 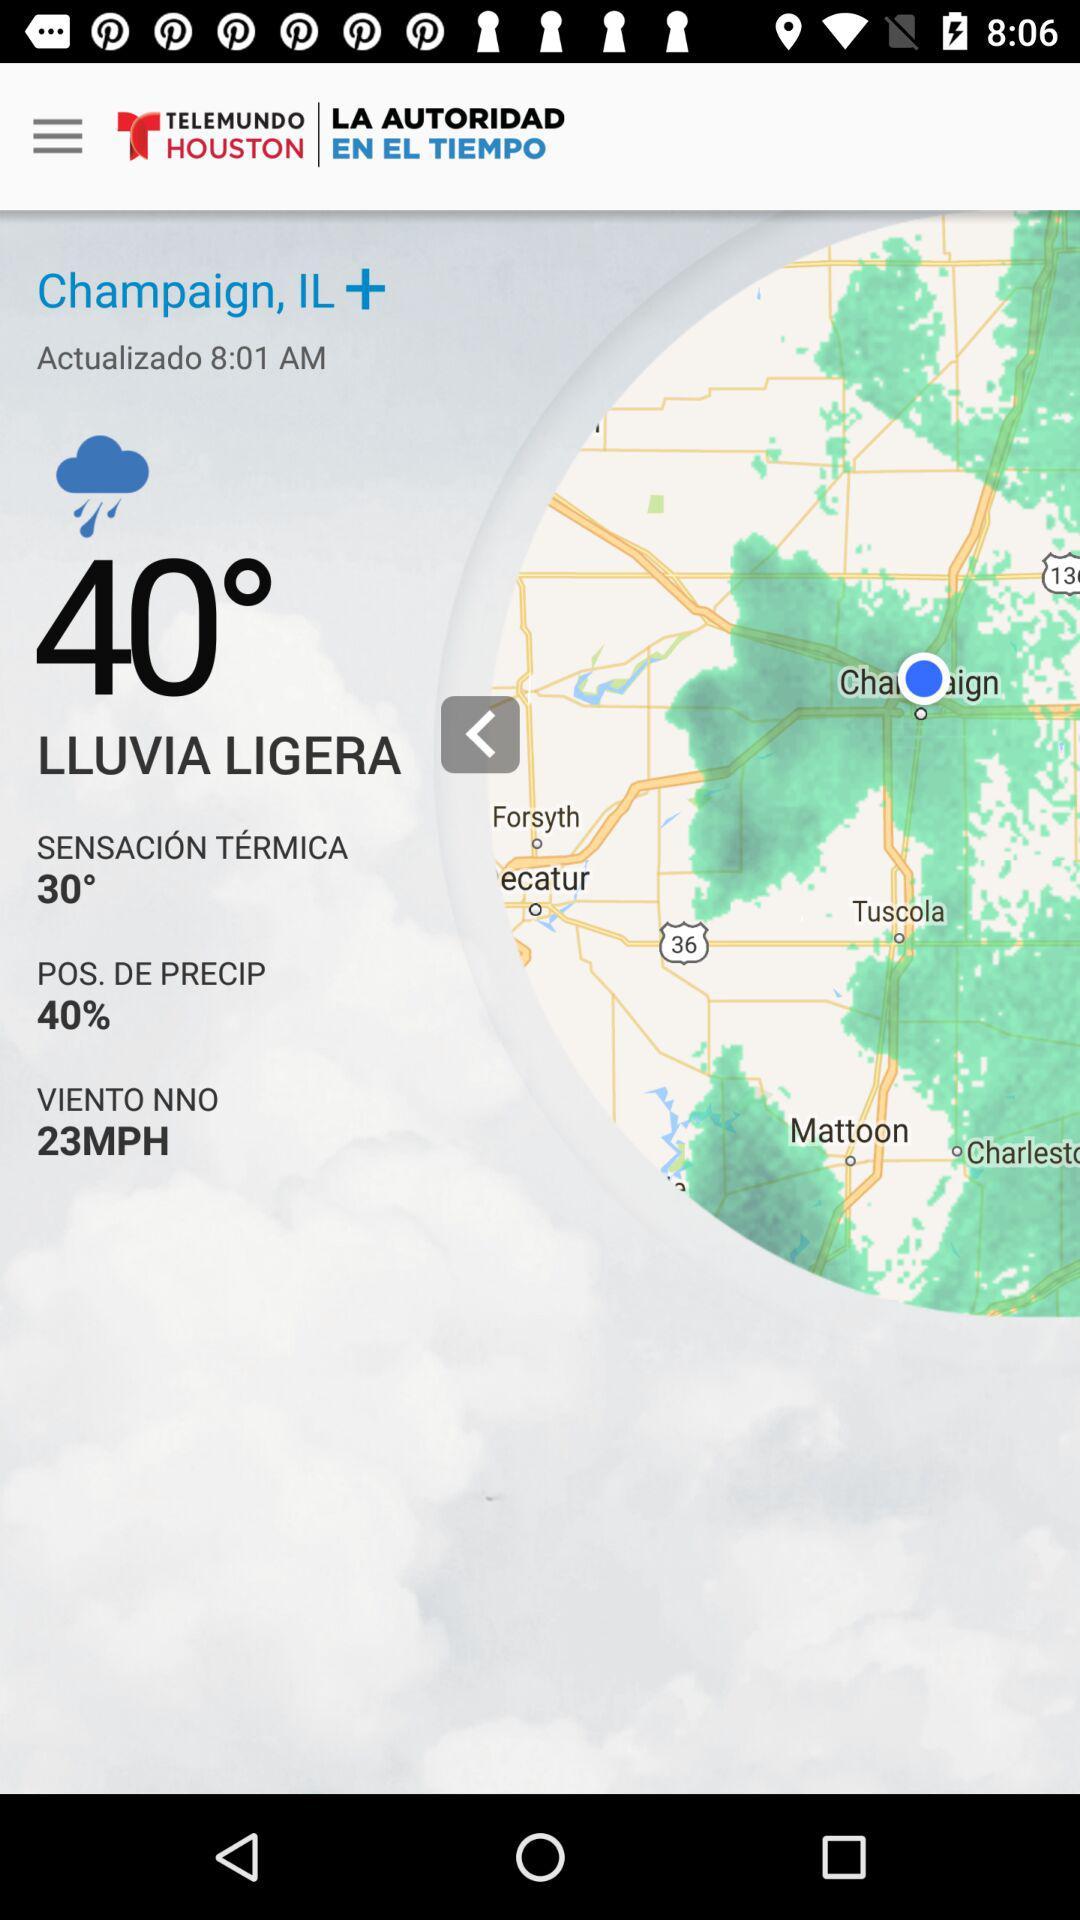 I want to click on champaign il, so click(x=211, y=287).